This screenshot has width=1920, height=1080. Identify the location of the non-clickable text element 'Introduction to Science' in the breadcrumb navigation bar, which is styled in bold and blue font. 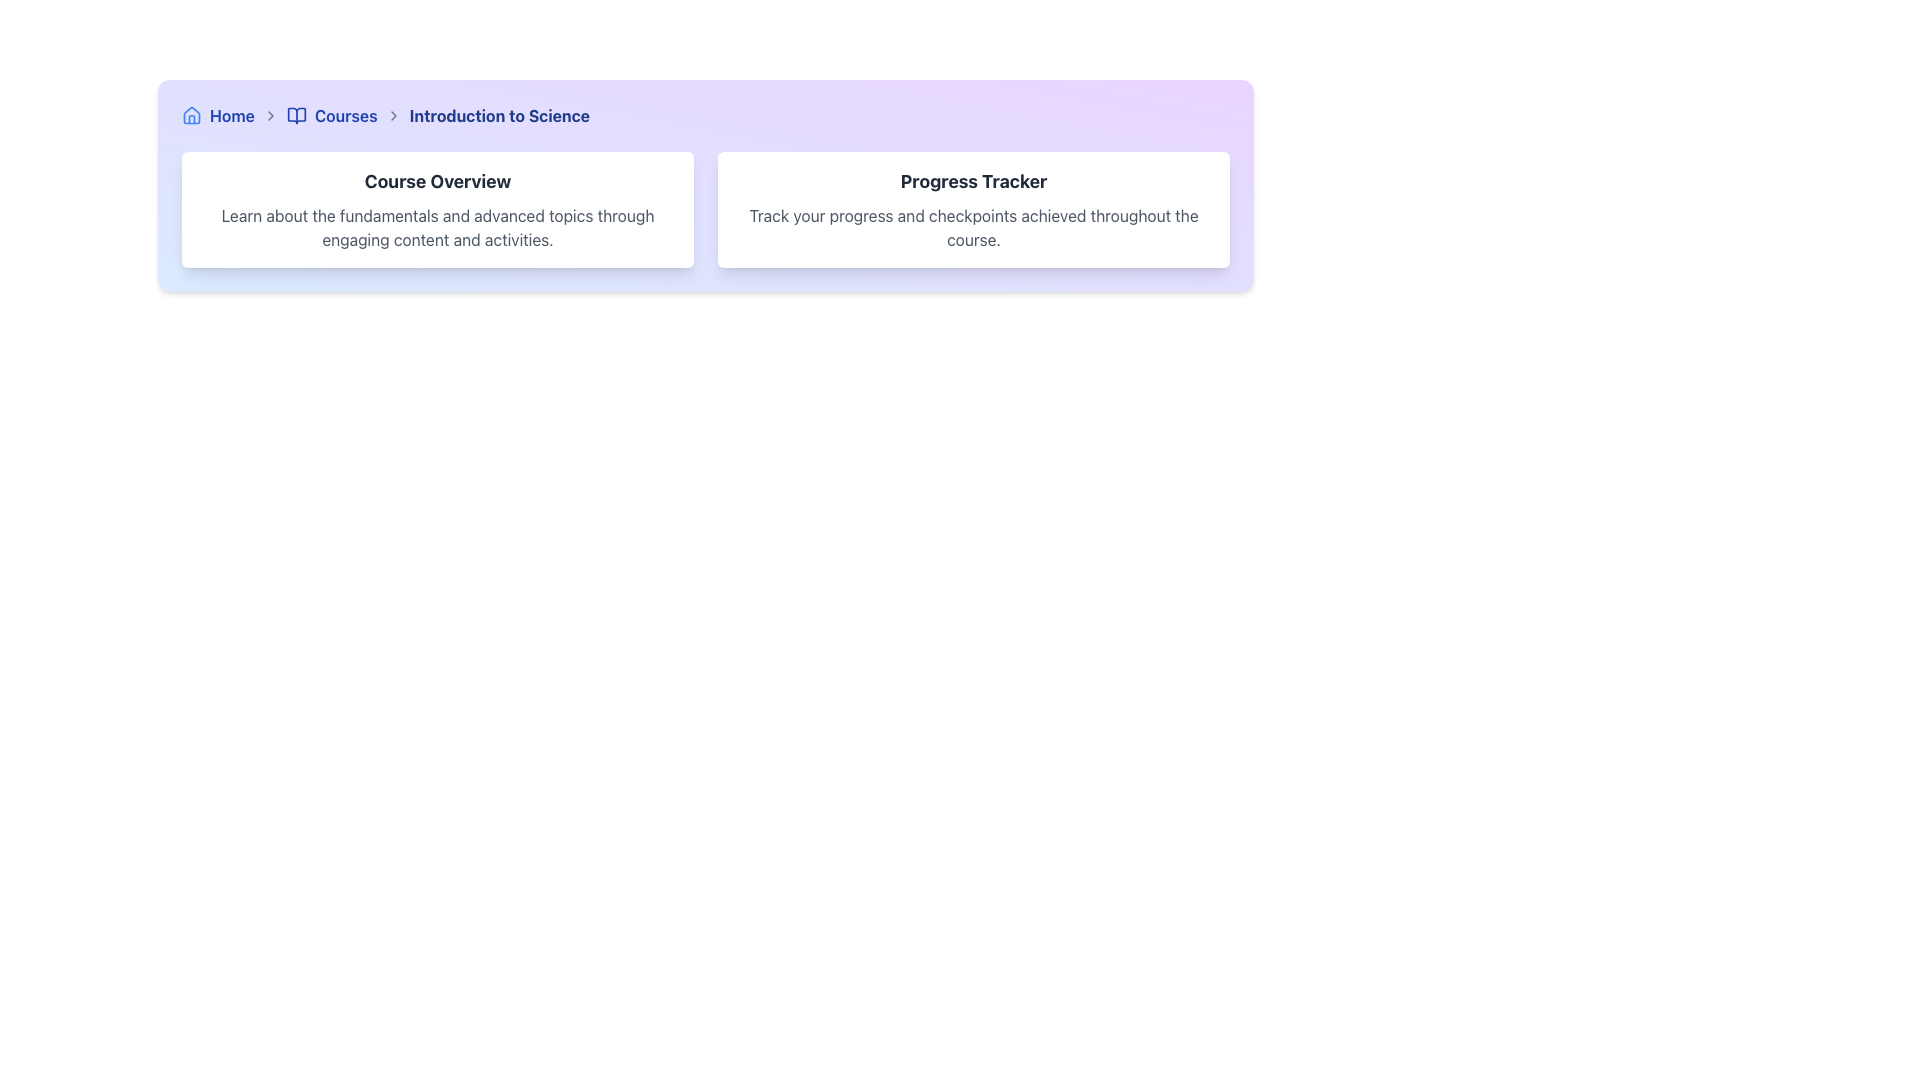
(499, 115).